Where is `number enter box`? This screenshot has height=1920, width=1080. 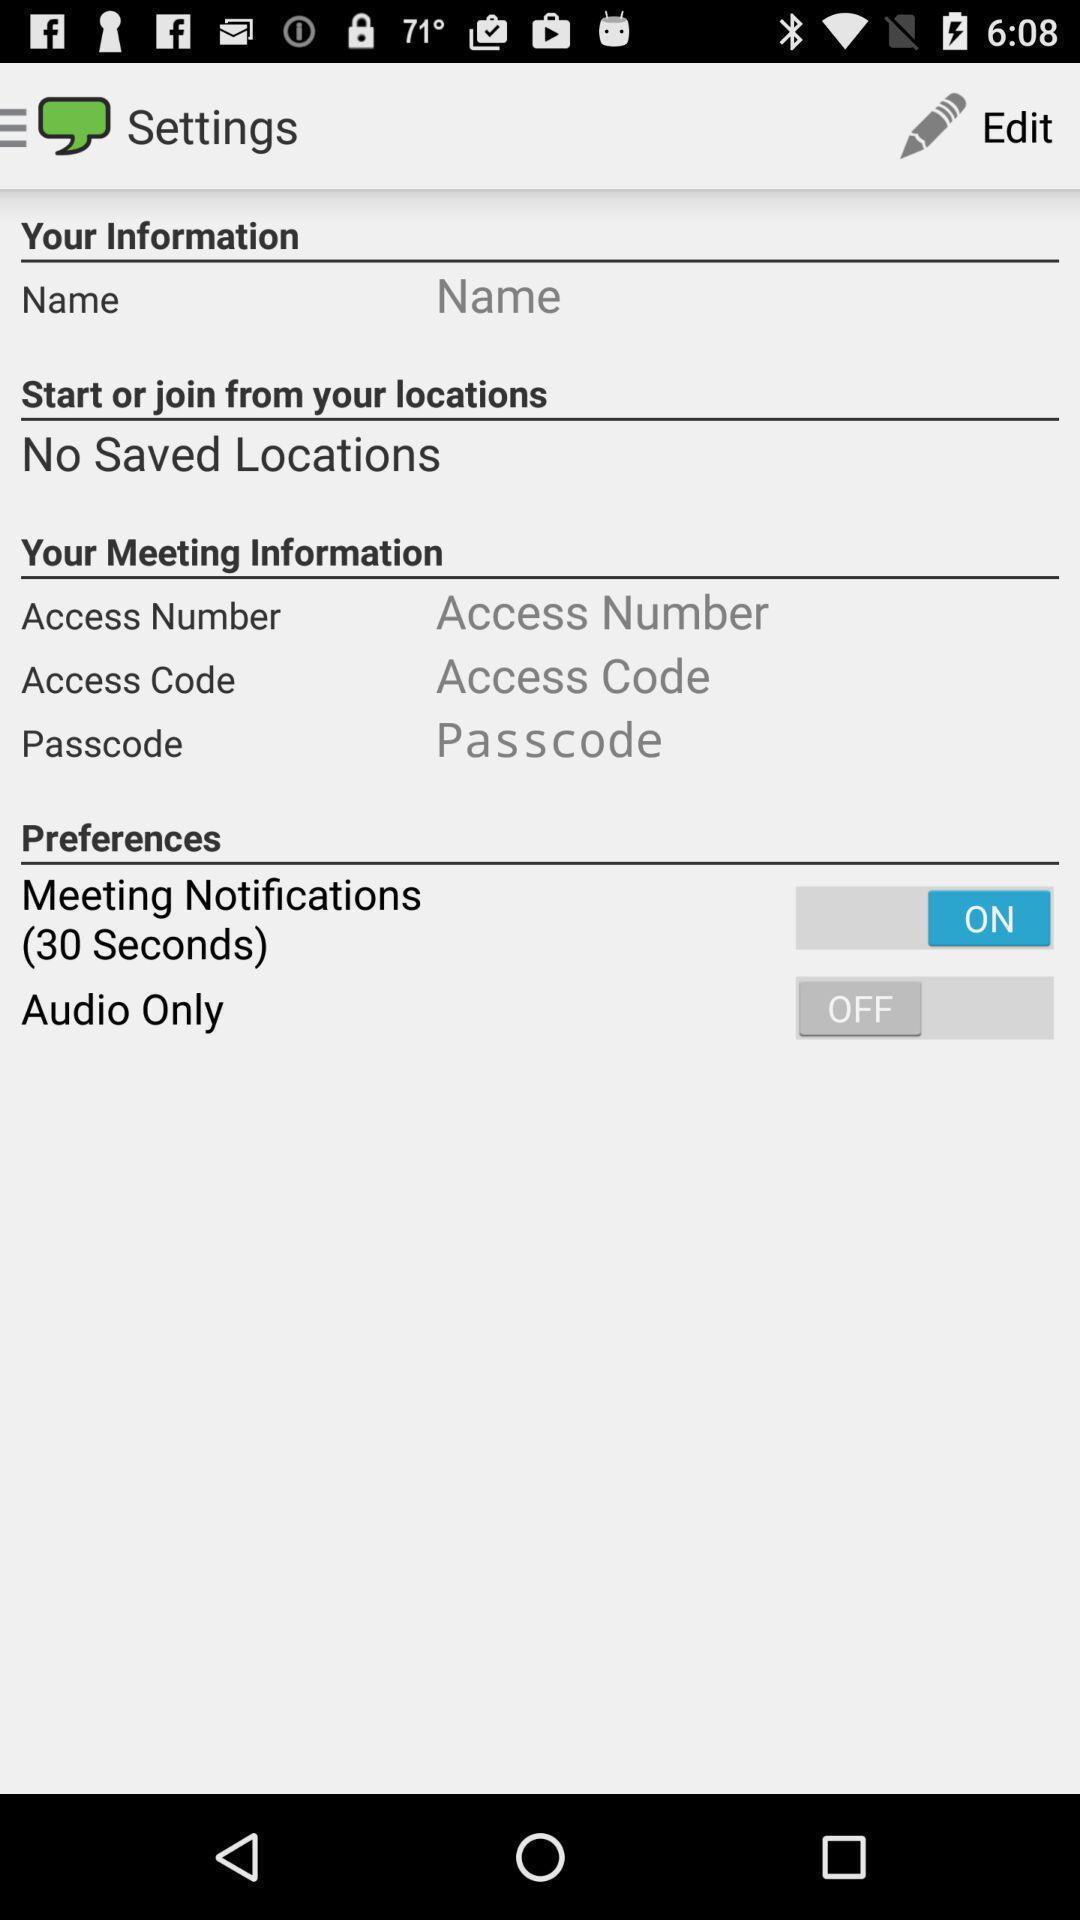
number enter box is located at coordinates (747, 609).